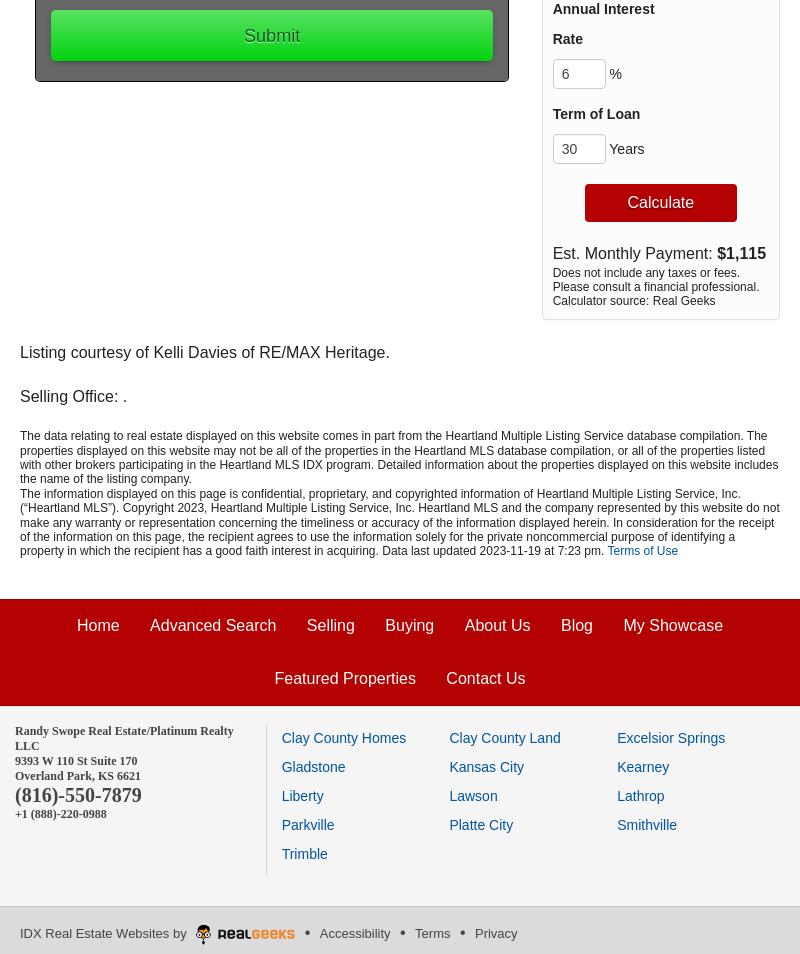 This screenshot has height=954, width=800. Describe the element at coordinates (150, 623) in the screenshot. I see `'Advanced Search'` at that location.